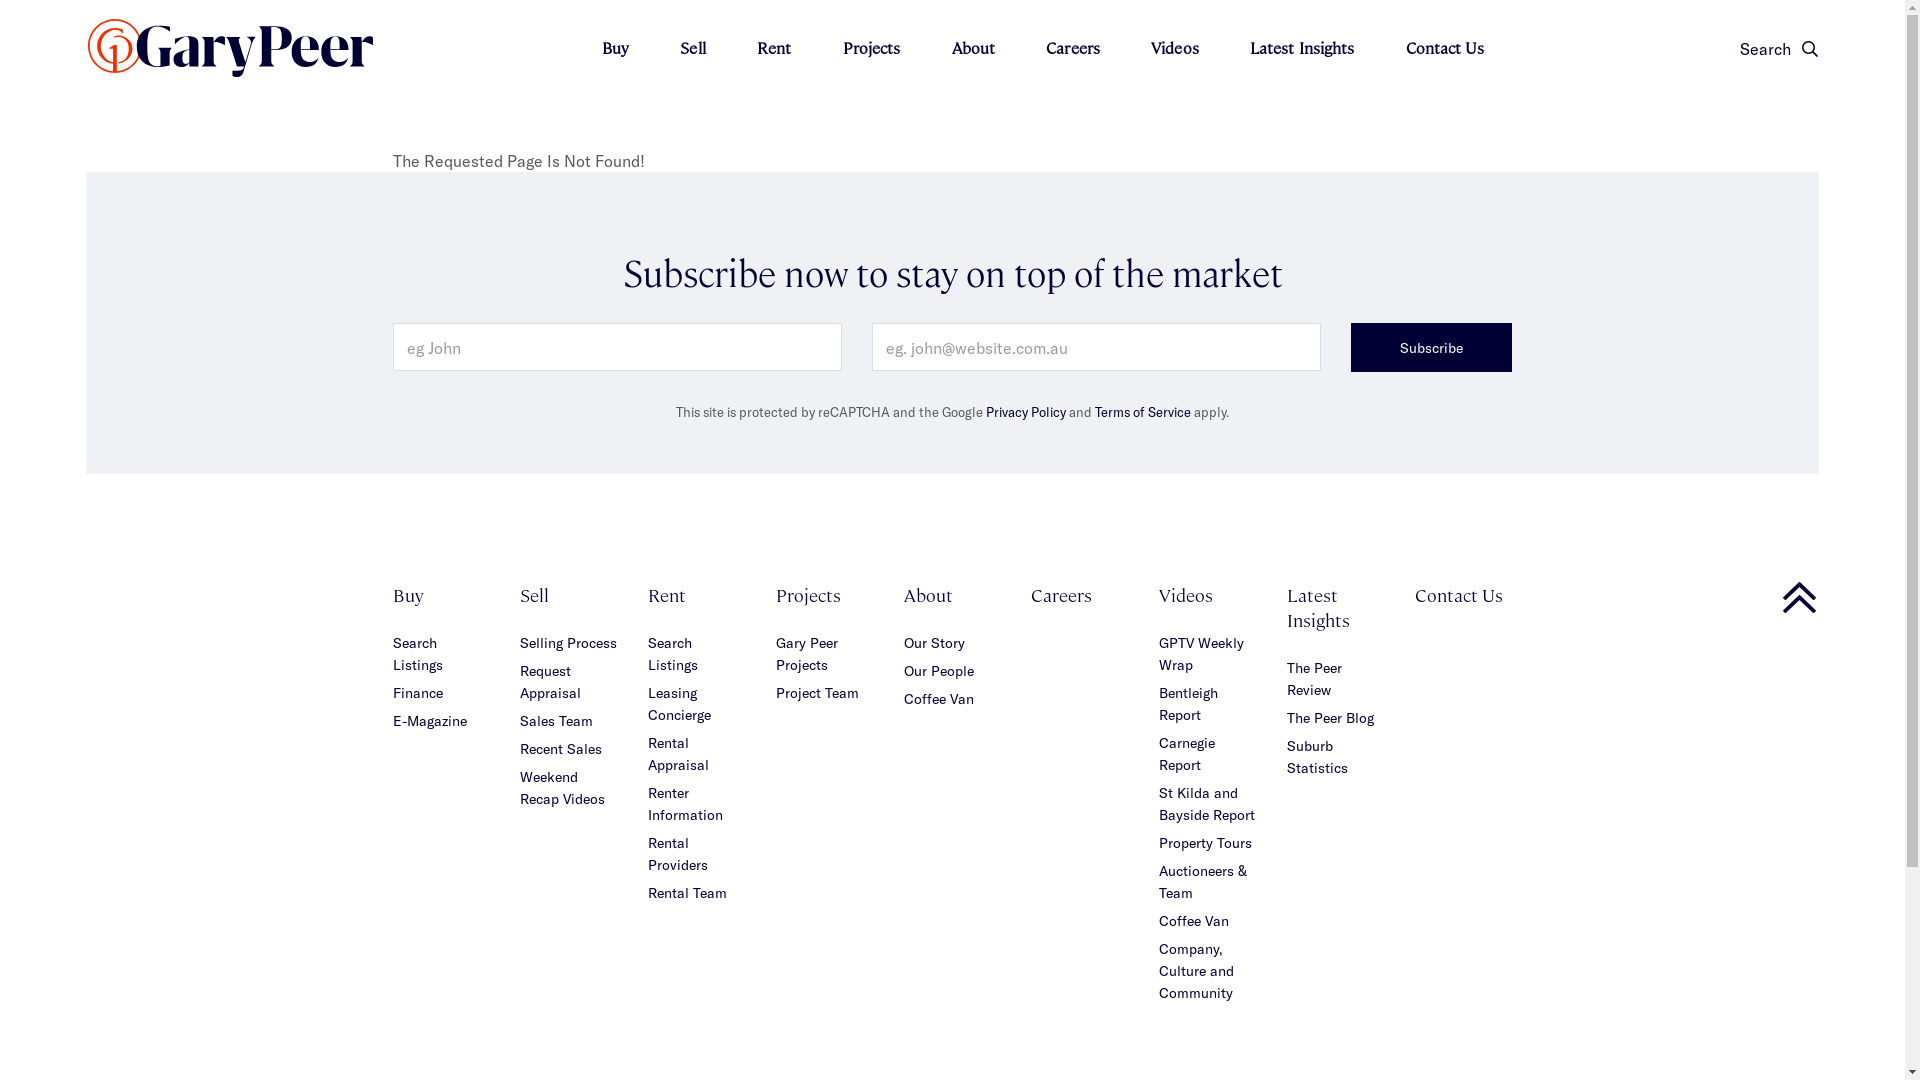  I want to click on 'Subscribe', so click(1350, 346).